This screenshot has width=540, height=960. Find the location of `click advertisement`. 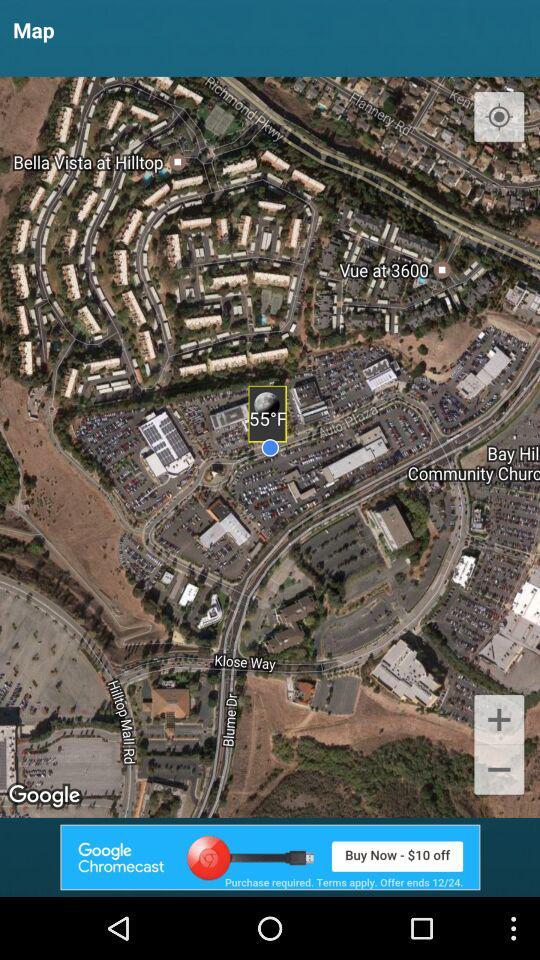

click advertisement is located at coordinates (270, 856).